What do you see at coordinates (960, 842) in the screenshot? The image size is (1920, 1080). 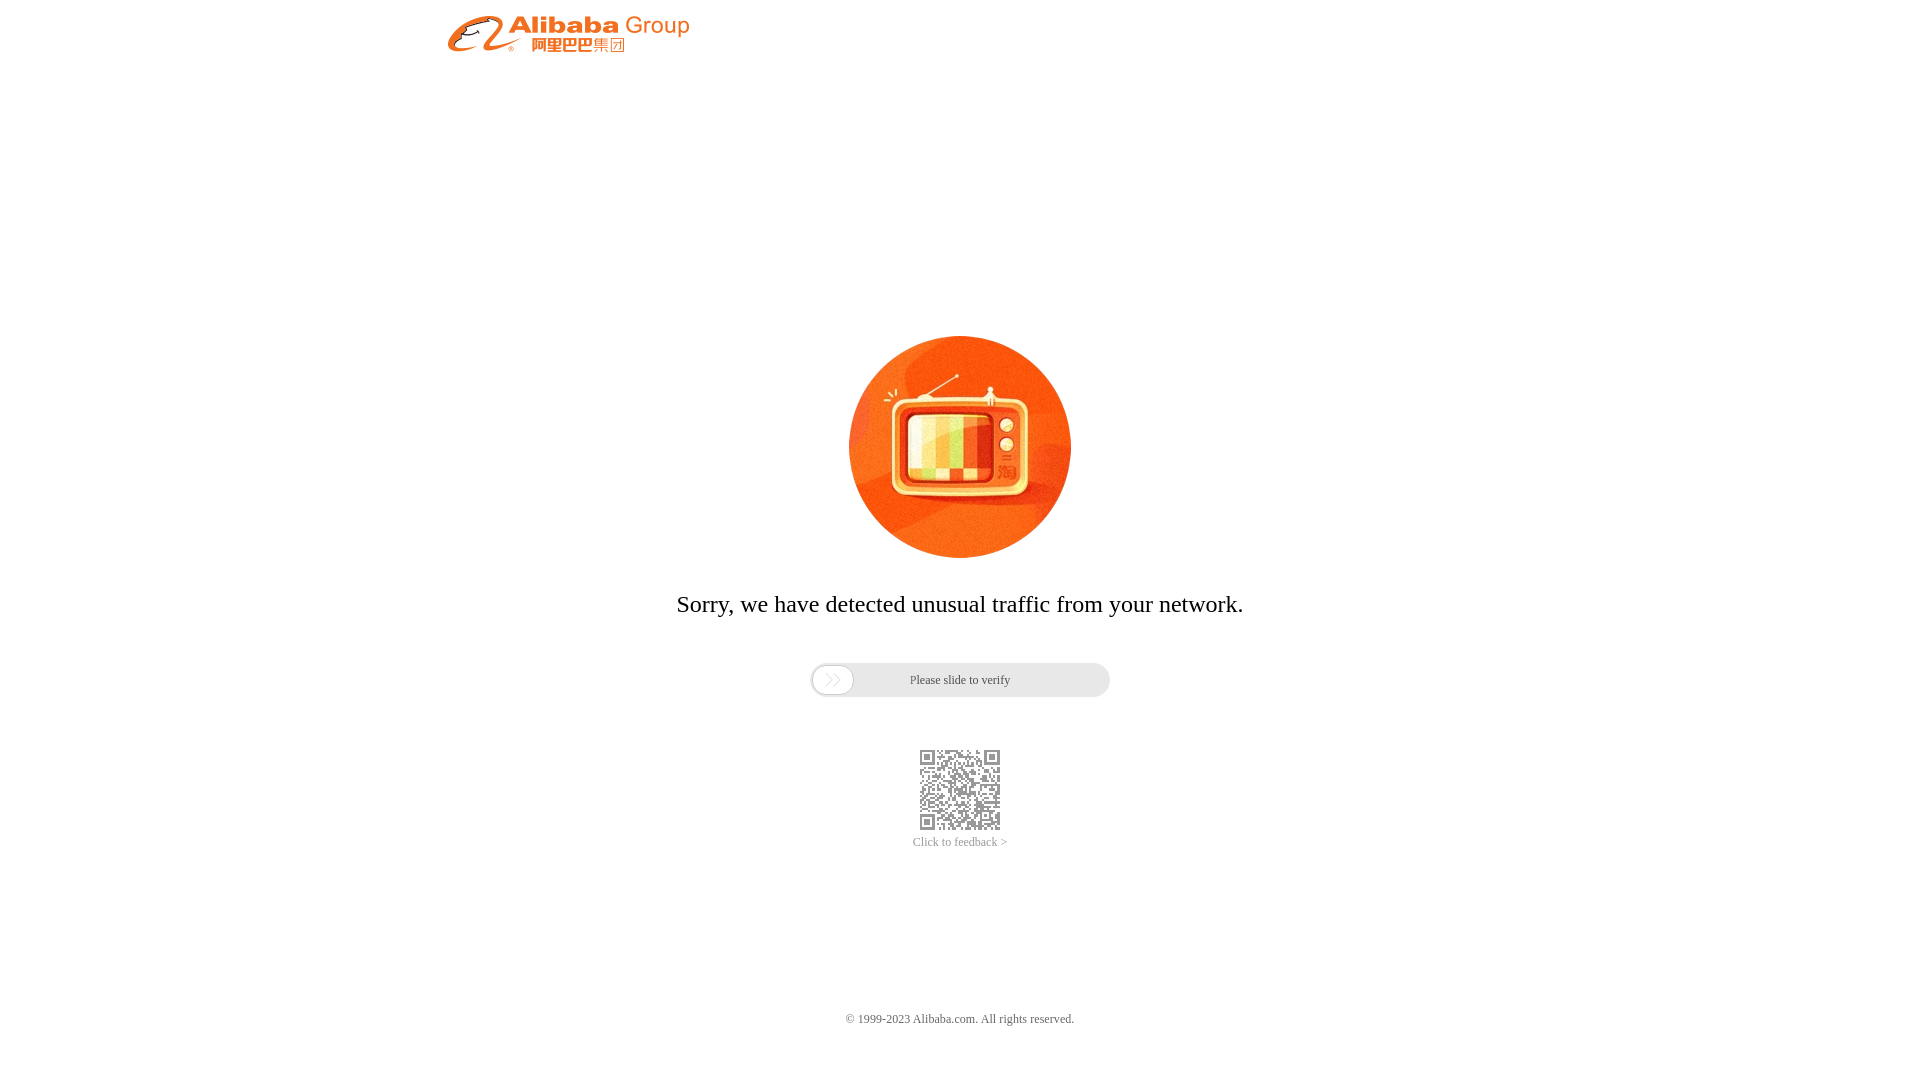 I see `'Click to feedback >'` at bounding box center [960, 842].